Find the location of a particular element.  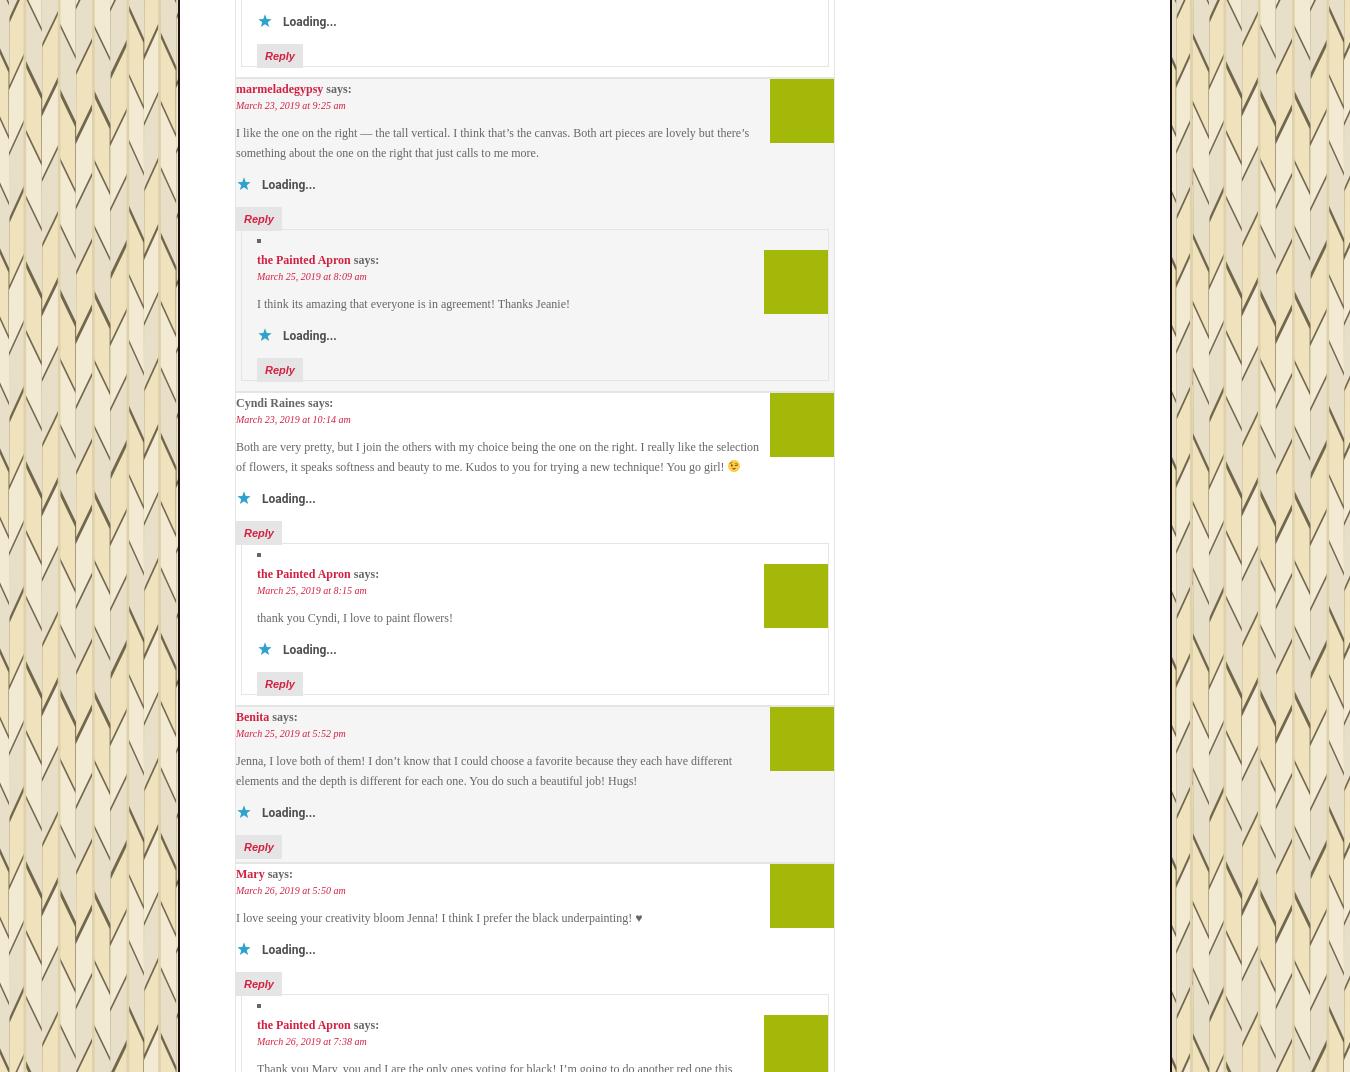

'I like the one on the right — the tall vertical. I think that’s the canvas. Both art pieces are lovely but there’s something about the one on the right that just calls to me more.' is located at coordinates (234, 142).